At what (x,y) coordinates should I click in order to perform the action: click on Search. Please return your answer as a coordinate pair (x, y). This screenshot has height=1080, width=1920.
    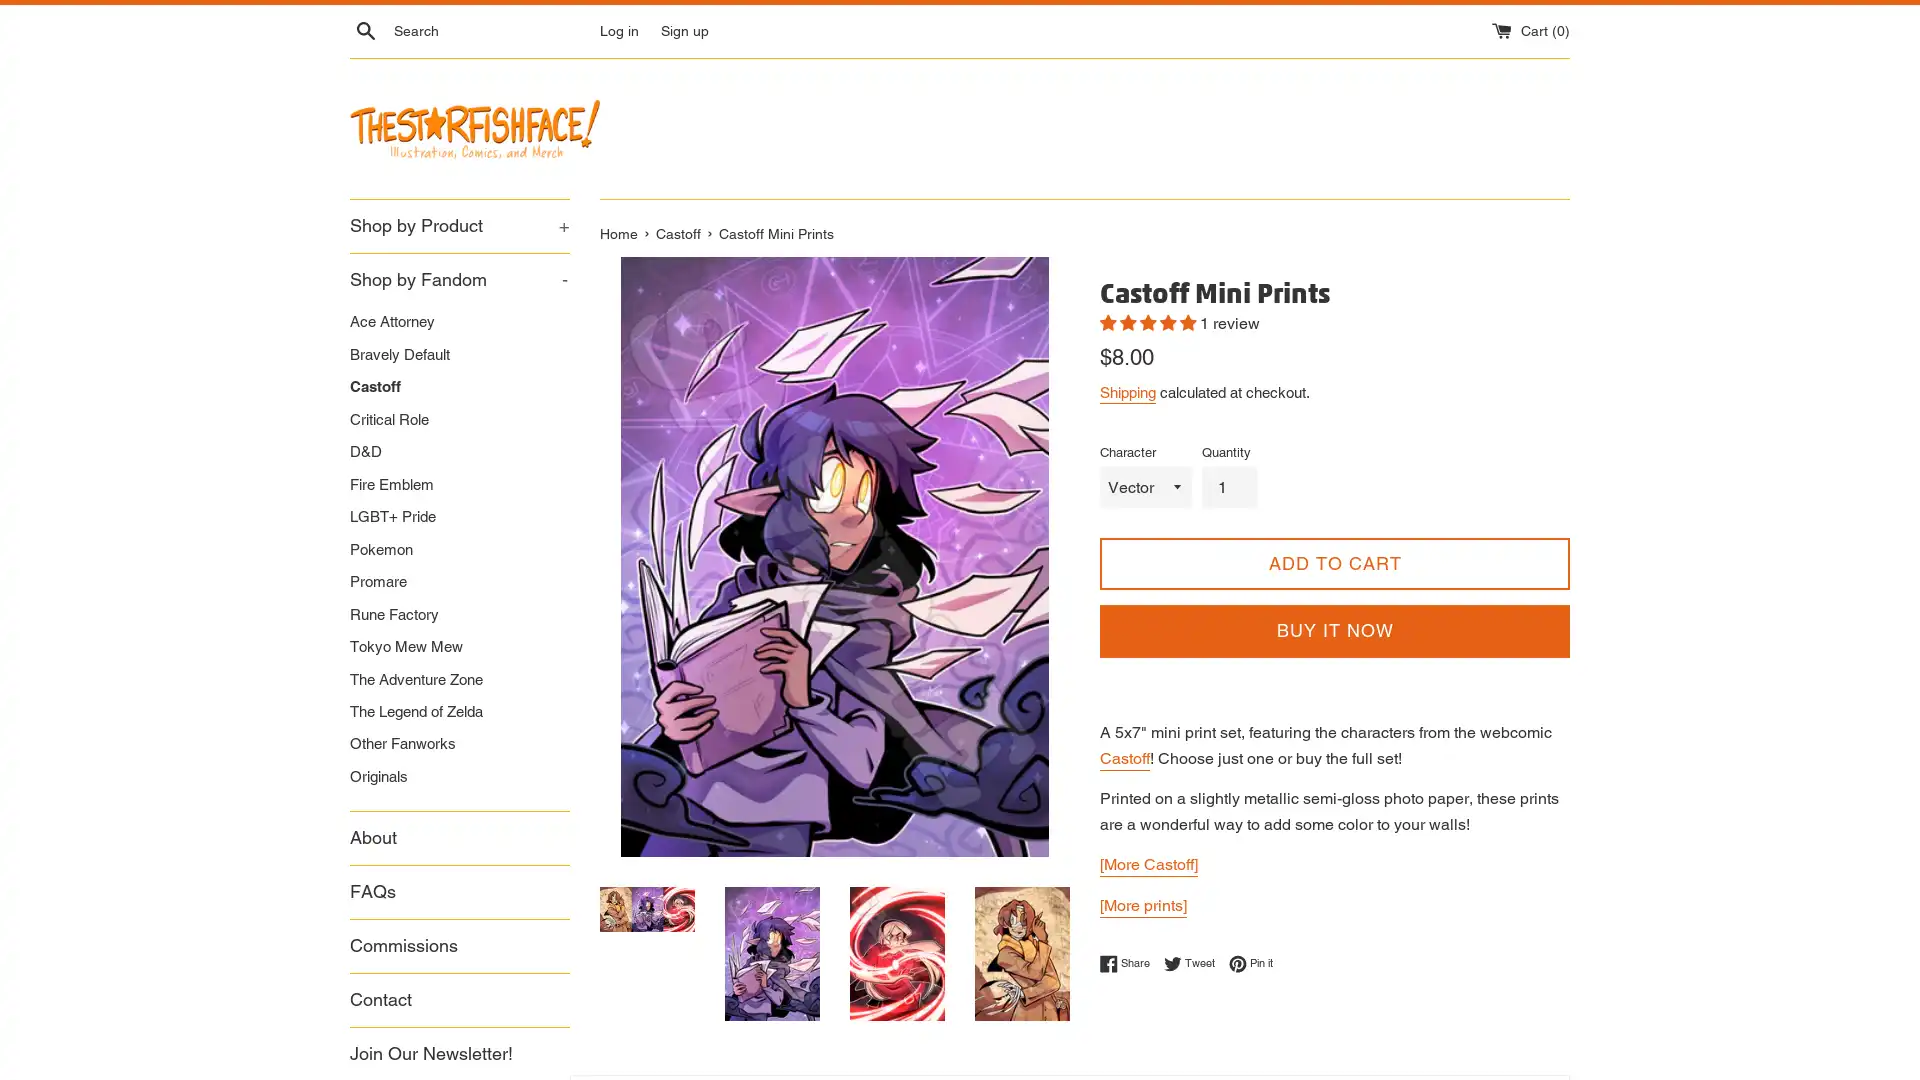
    Looking at the image, I should click on (365, 30).